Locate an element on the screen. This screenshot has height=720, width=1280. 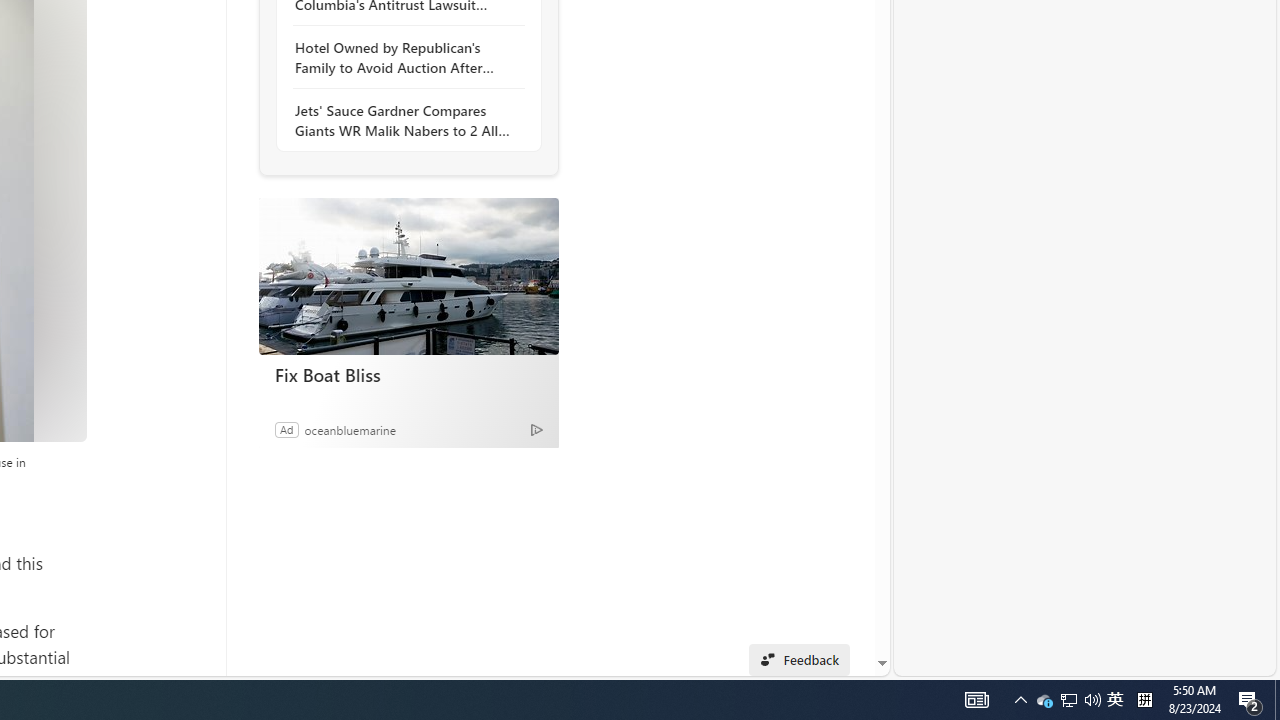
'Fix Boat Bliss' is located at coordinates (407, 276).